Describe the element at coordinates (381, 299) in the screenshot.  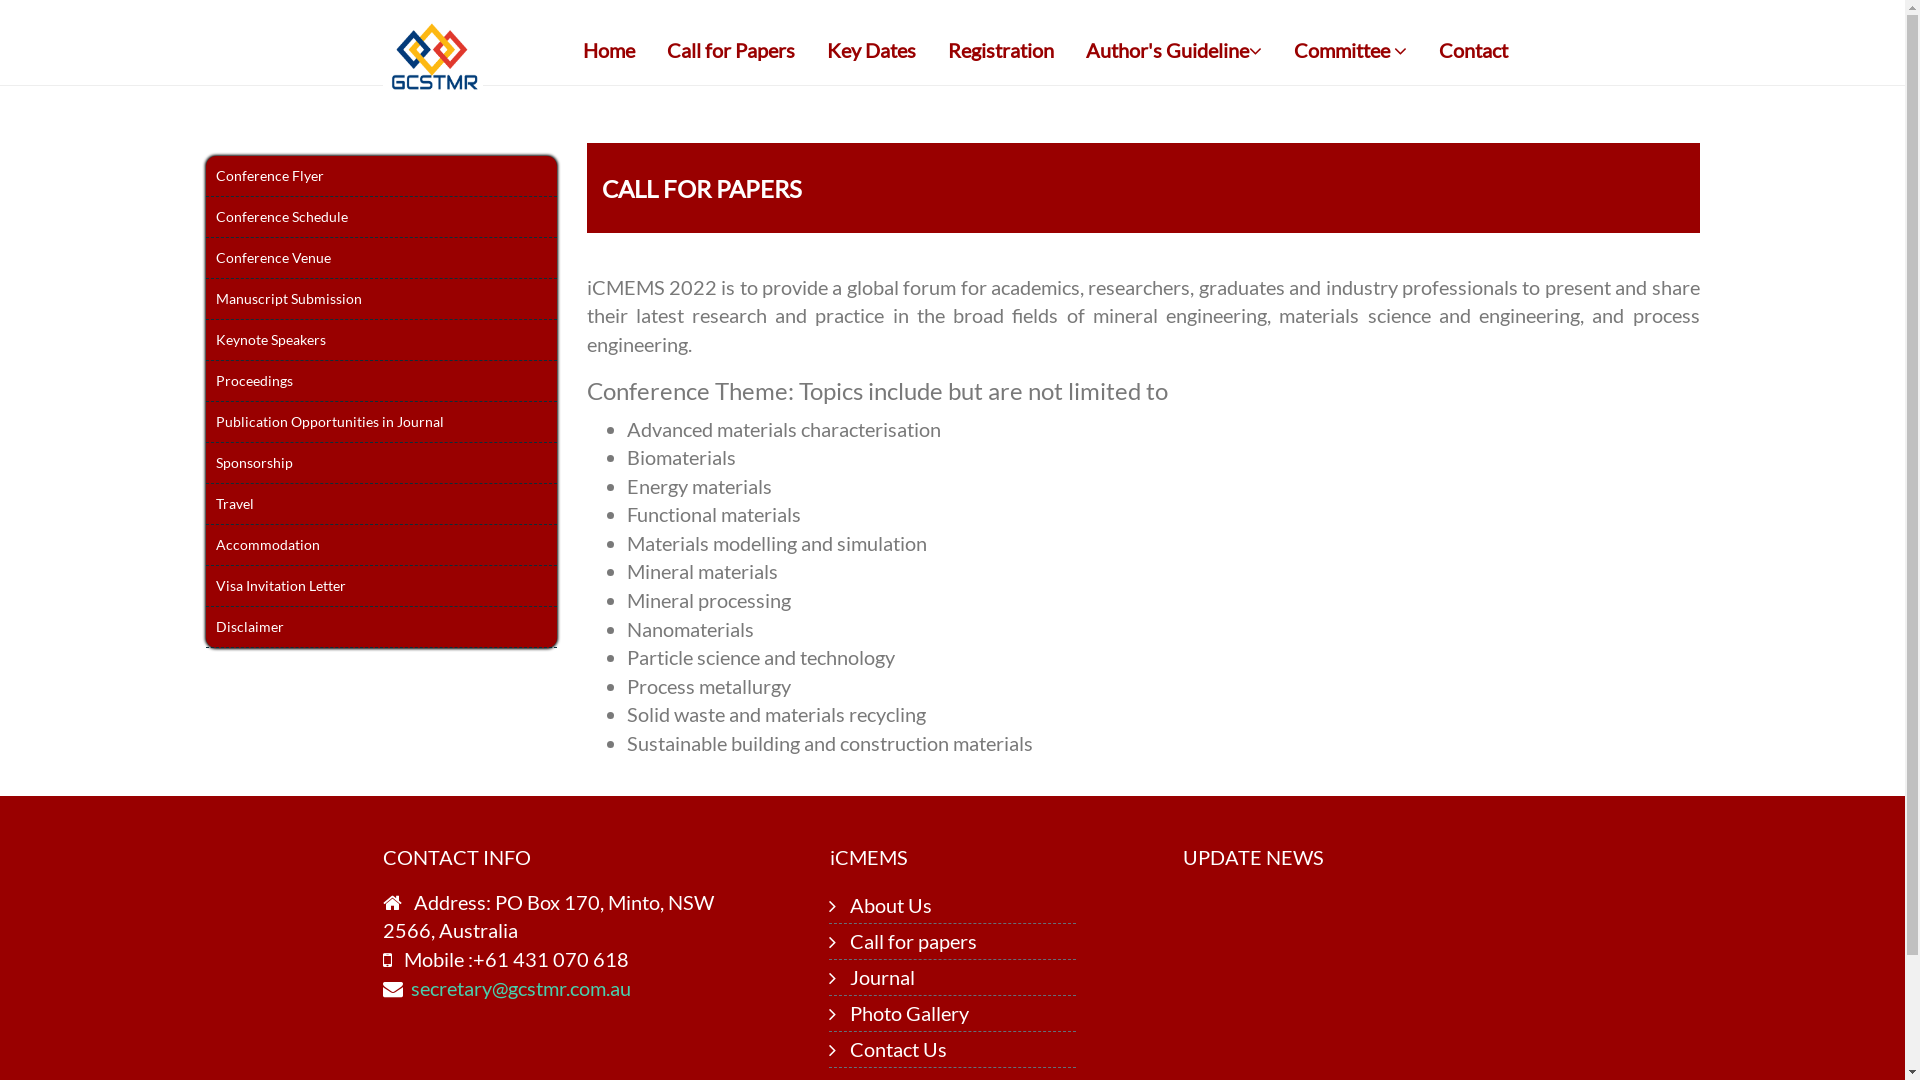
I see `'Manuscript Submission'` at that location.